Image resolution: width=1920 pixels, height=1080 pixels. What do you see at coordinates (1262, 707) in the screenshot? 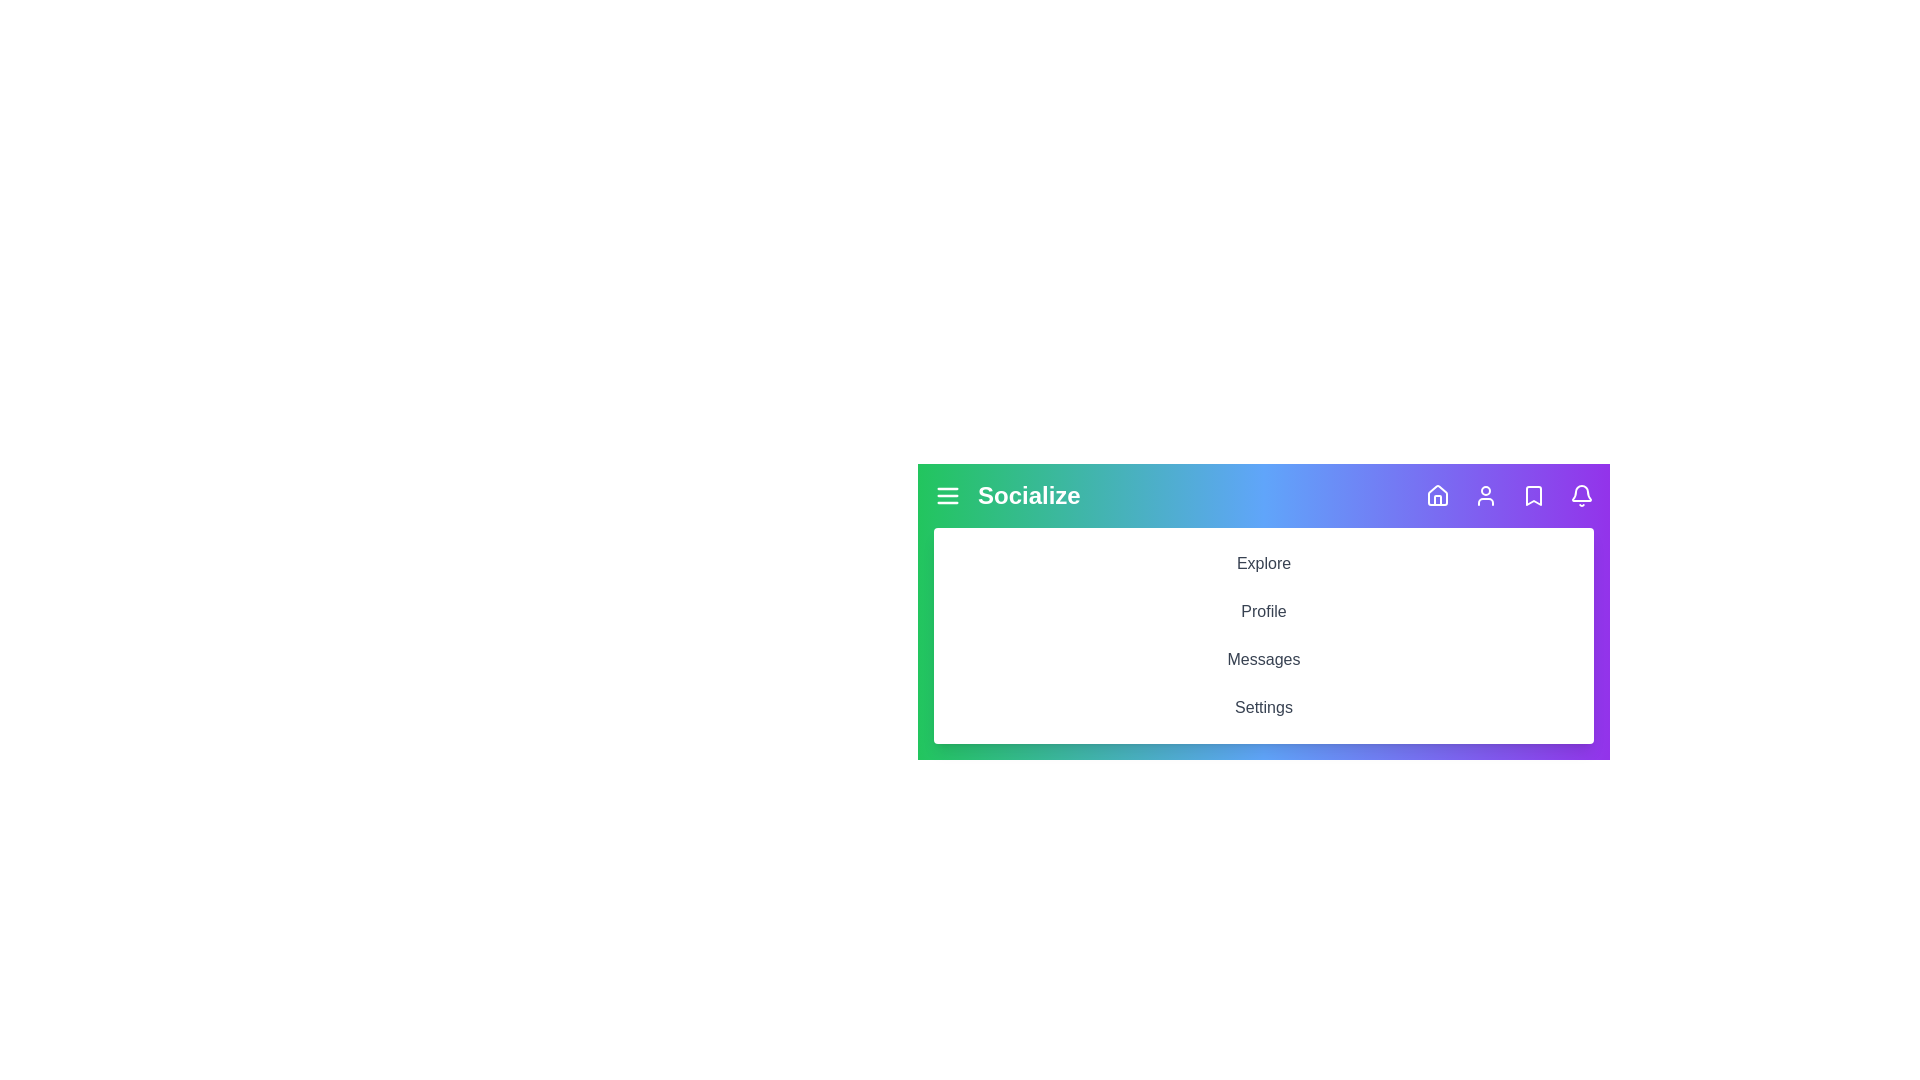
I see `the menu item Settings` at bounding box center [1262, 707].